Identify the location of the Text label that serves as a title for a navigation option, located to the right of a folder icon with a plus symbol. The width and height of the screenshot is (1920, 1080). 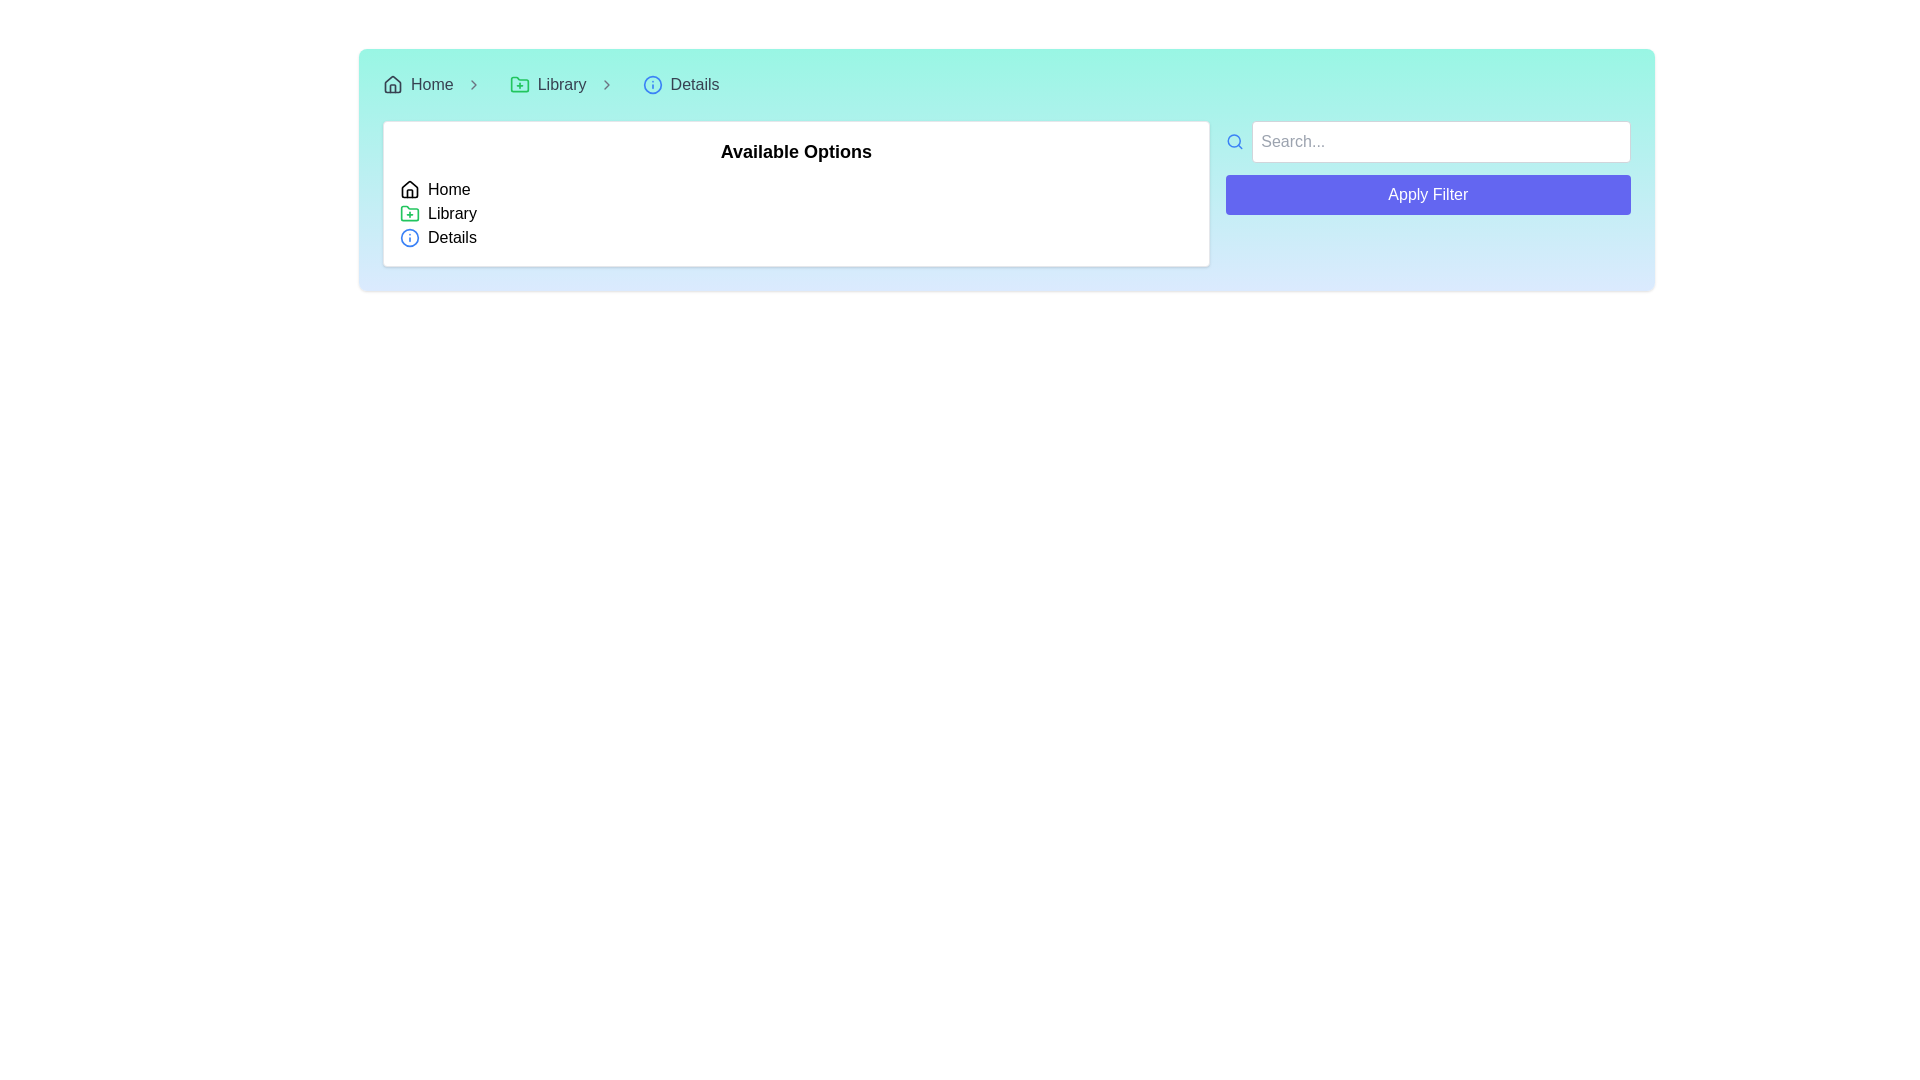
(451, 213).